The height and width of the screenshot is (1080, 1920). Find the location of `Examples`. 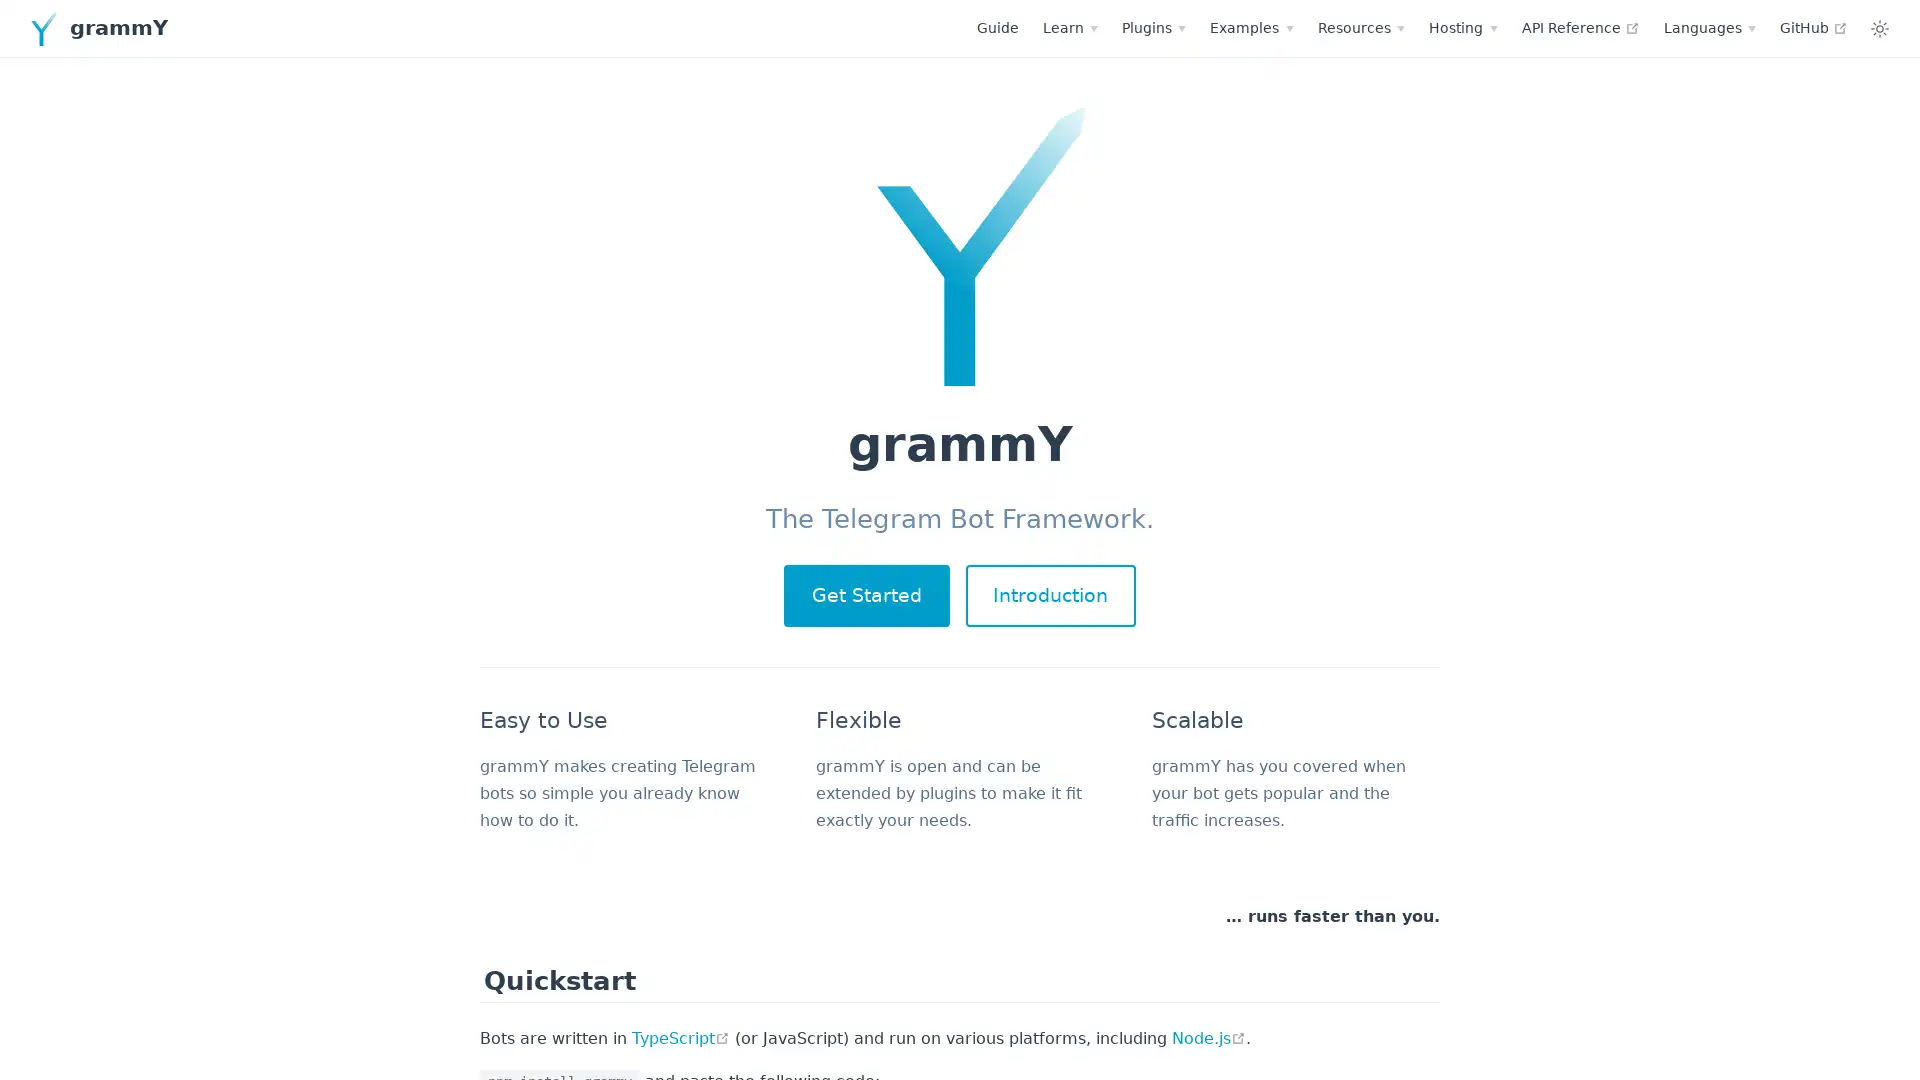

Examples is located at coordinates (1074, 27).